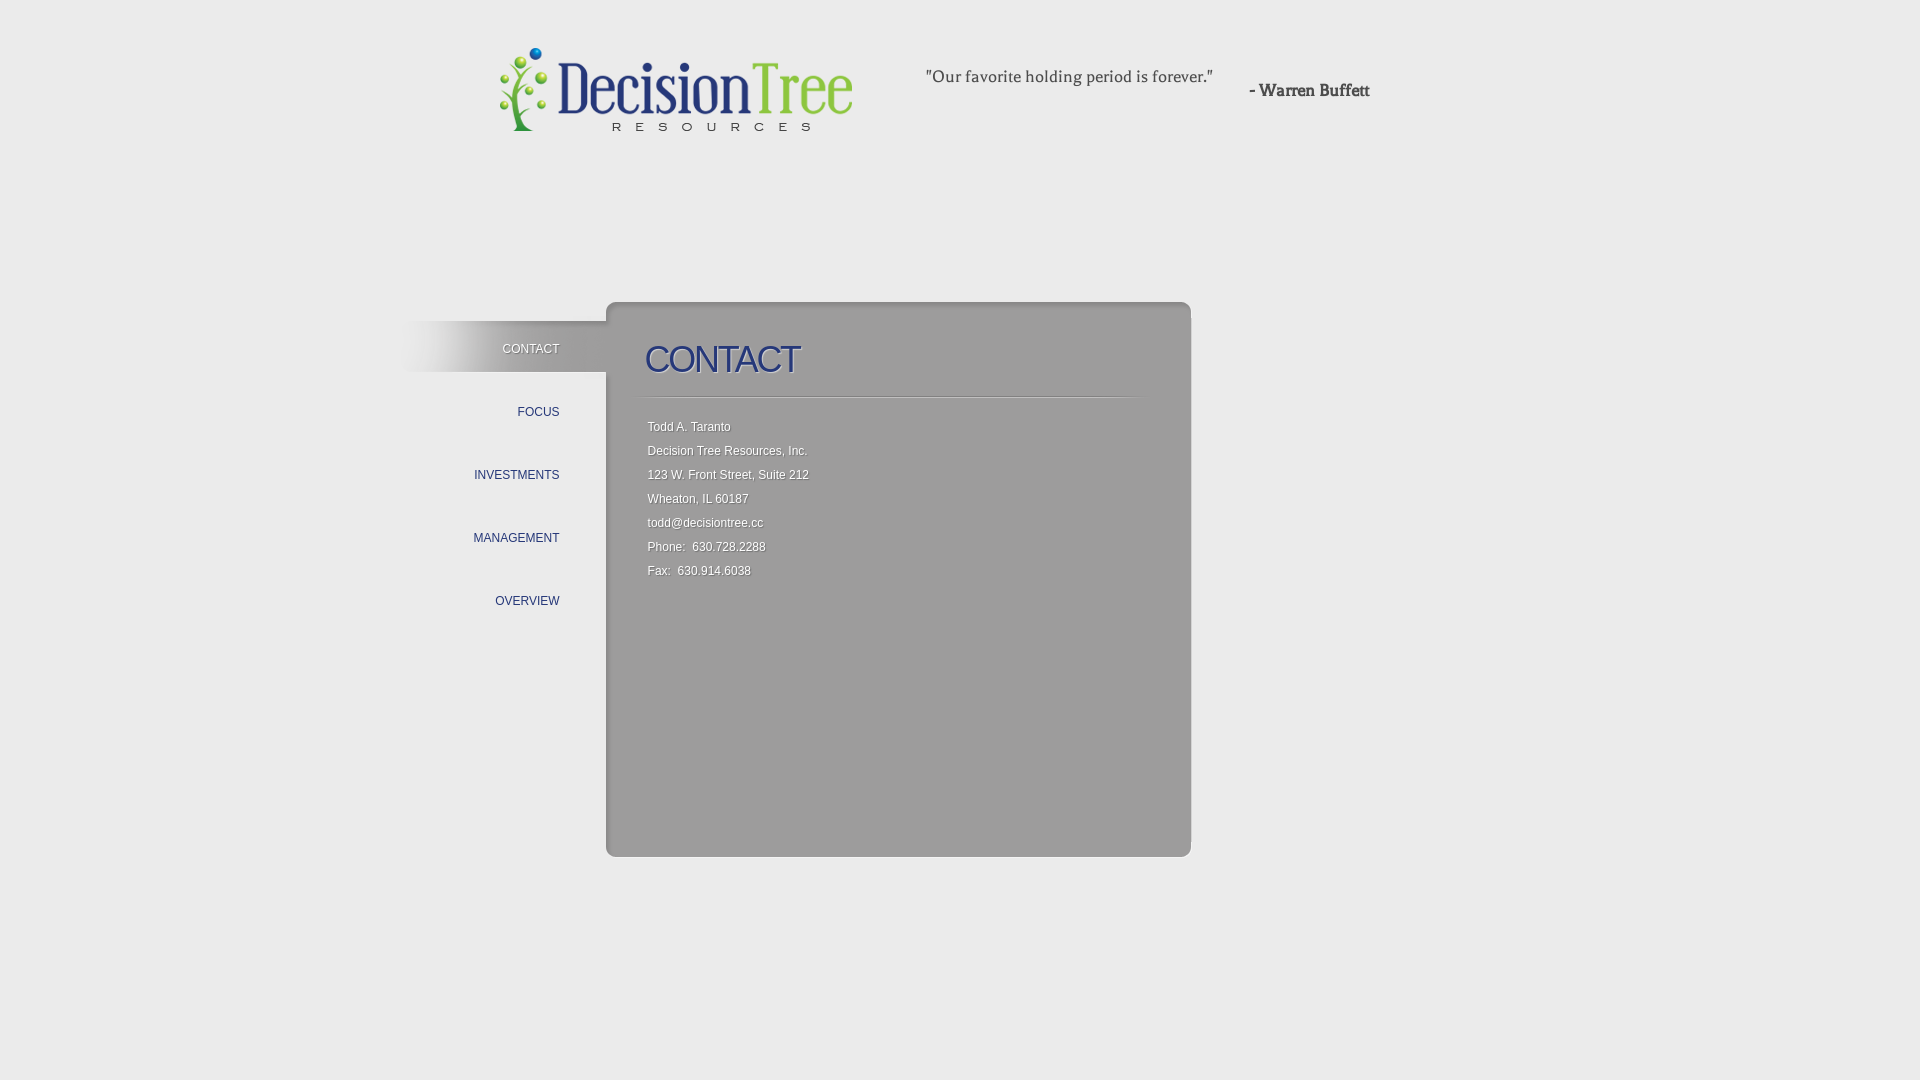  I want to click on 'CONTACT', so click(502, 347).